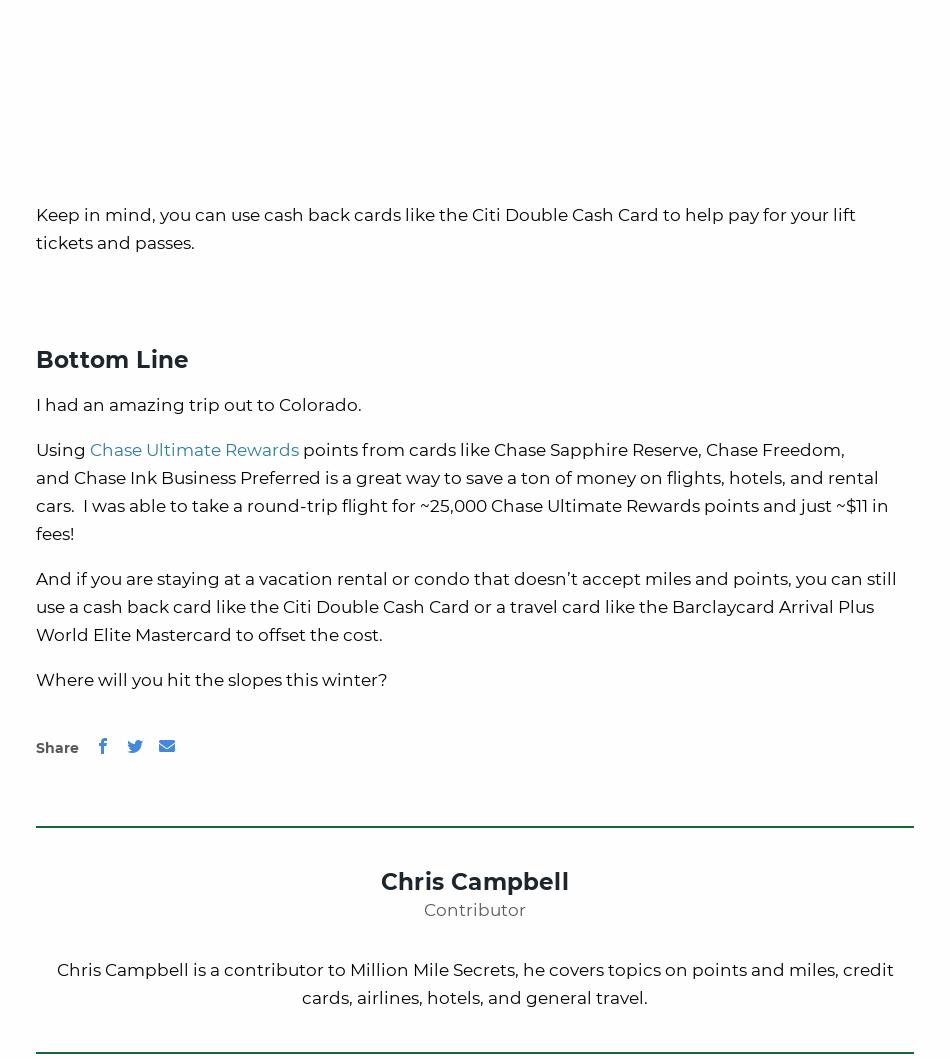 The height and width of the screenshot is (1059, 950). Describe the element at coordinates (36, 519) in the screenshot. I see `'flight for ~25,000 Chase Ultimate Rewards points and just ~$11 in fees!'` at that location.